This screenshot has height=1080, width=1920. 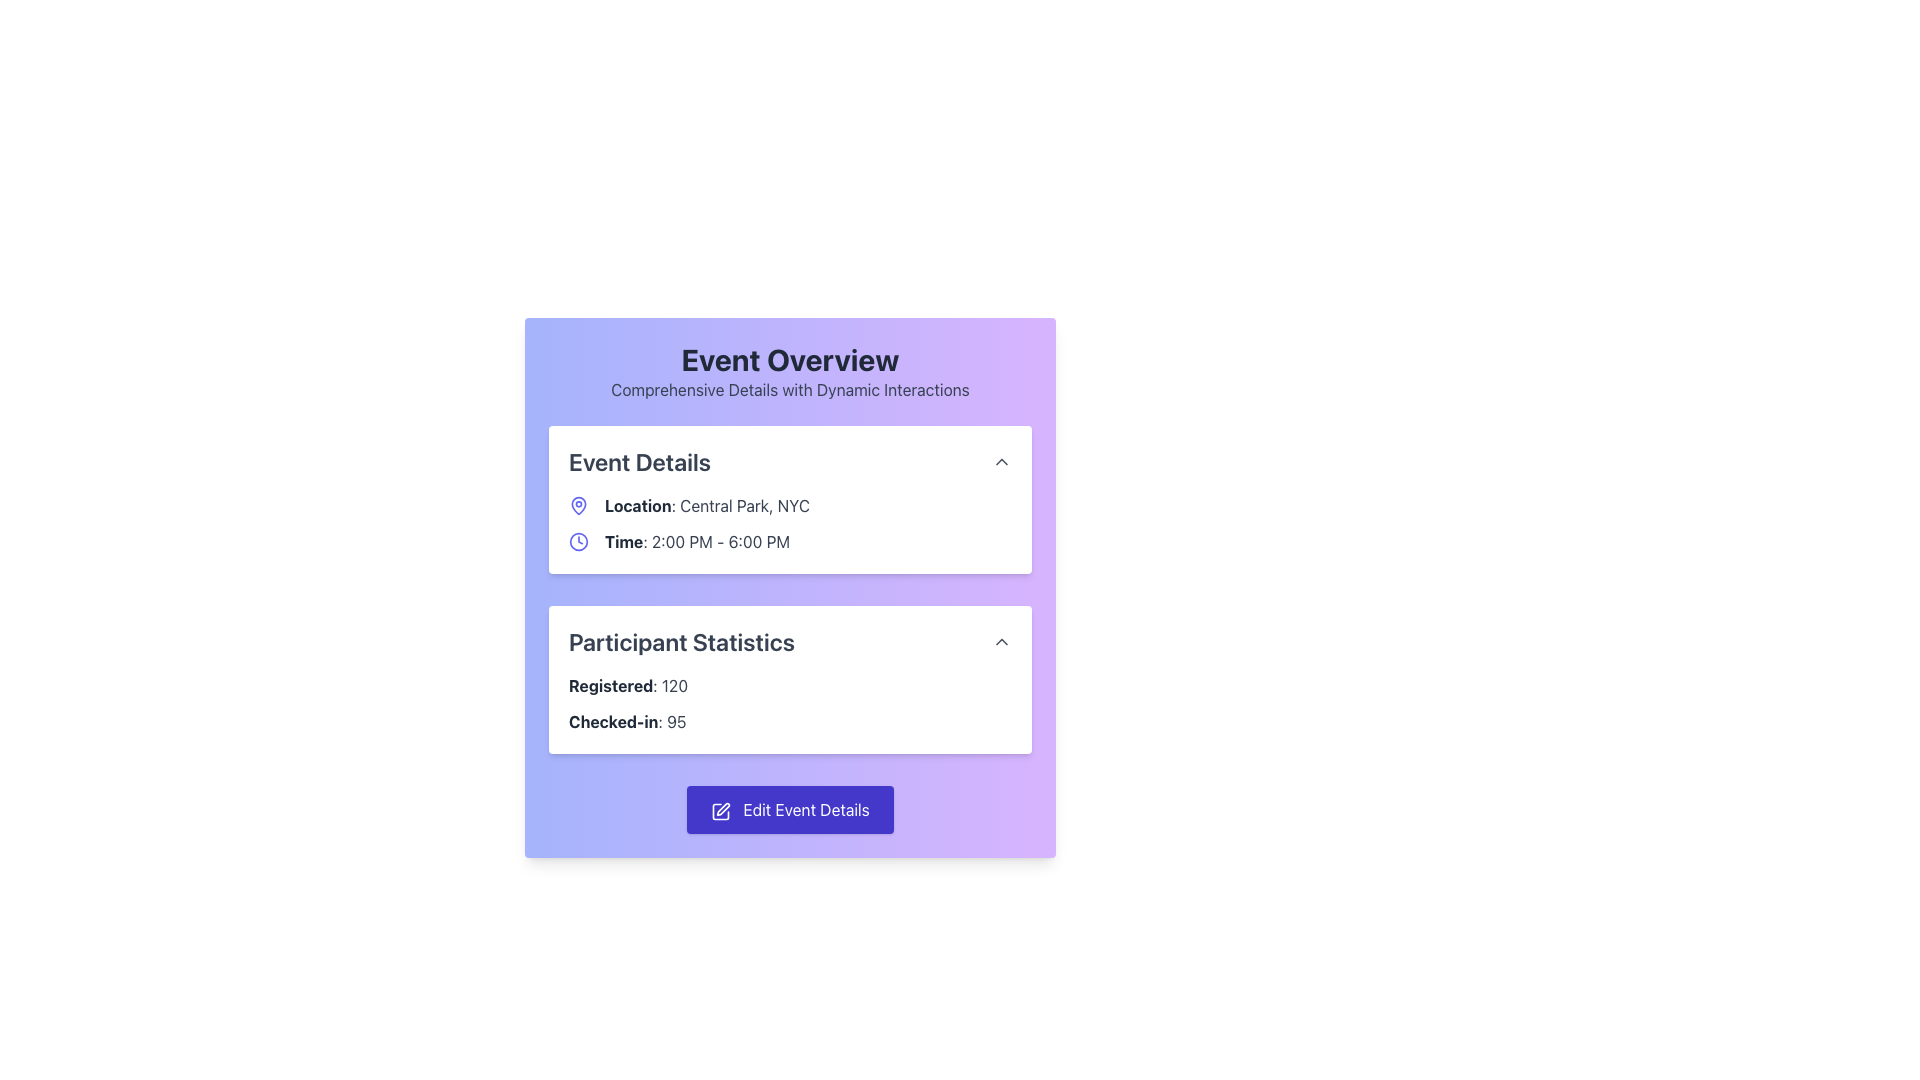 I want to click on the small chevron-shaped button pointing upwards, located next to the 'Participant Statistics' heading, so click(x=1002, y=641).